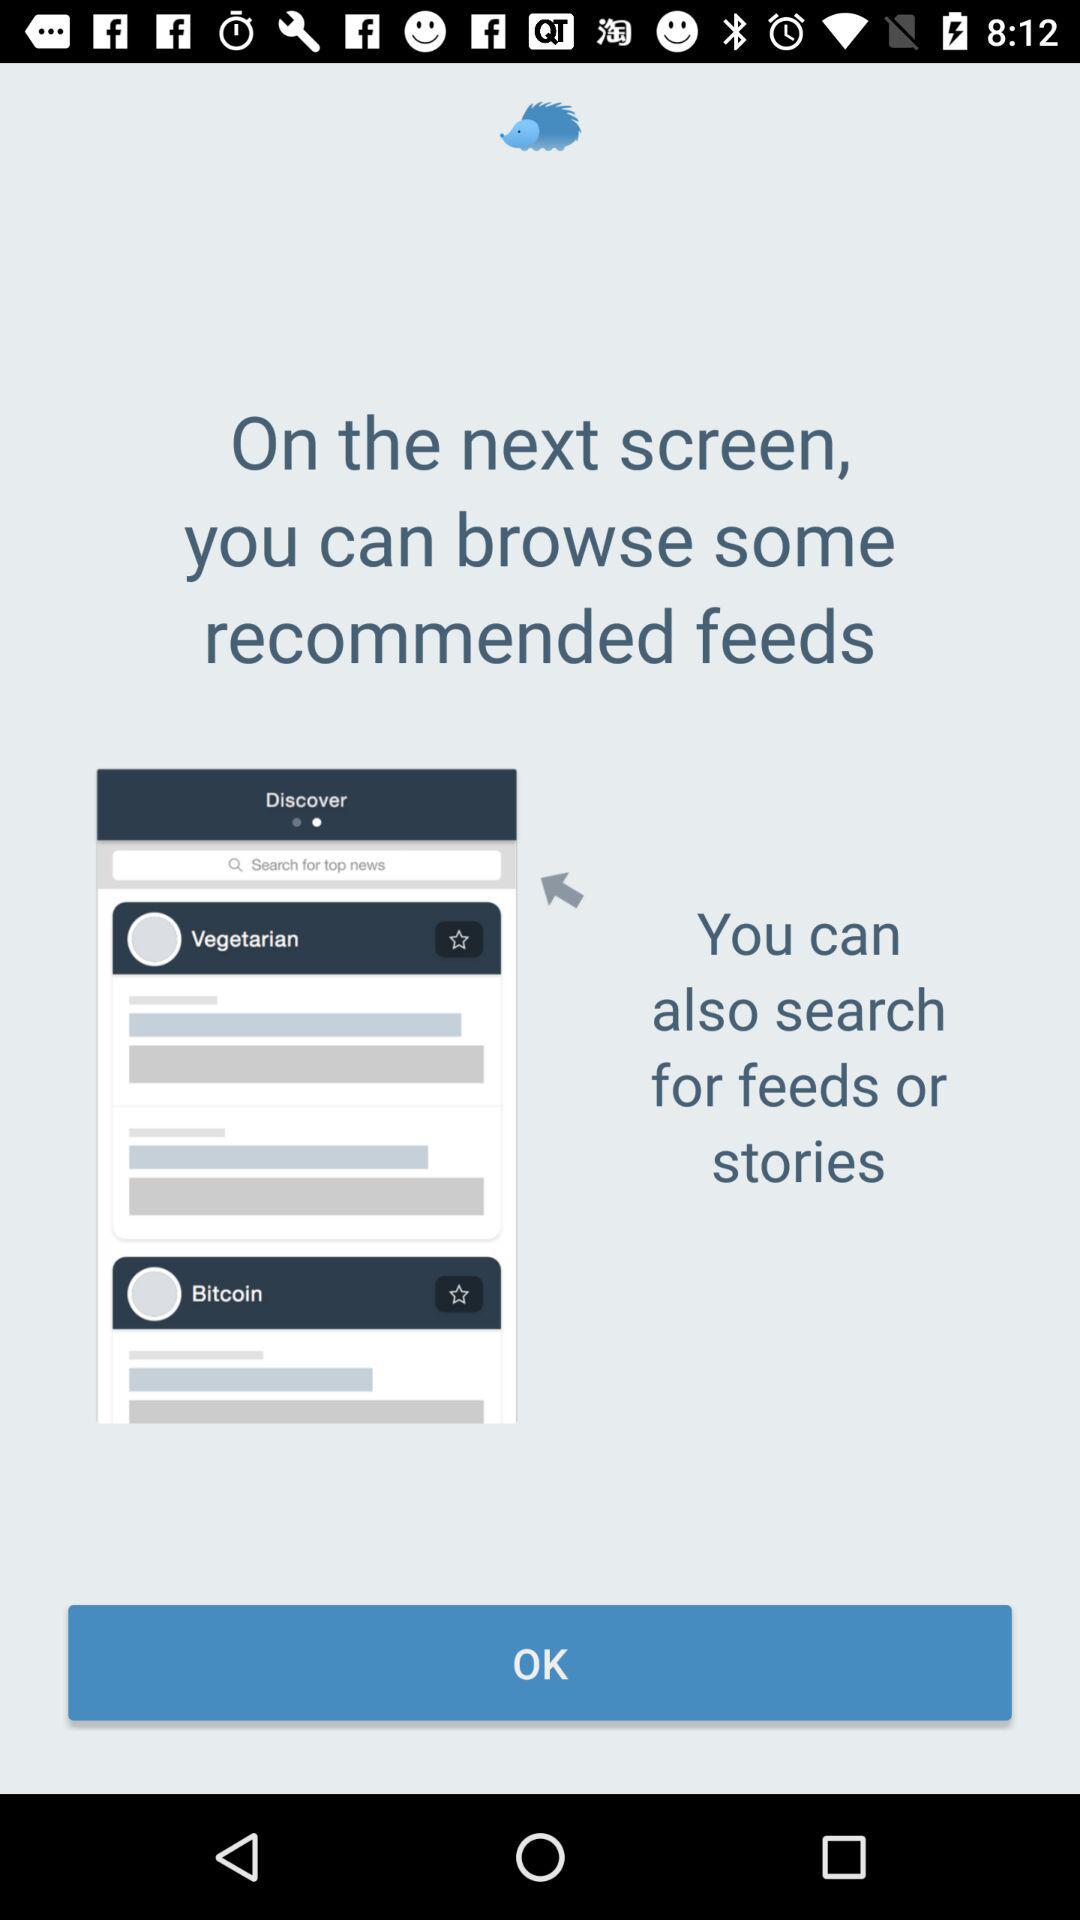 The width and height of the screenshot is (1080, 1920). I want to click on the ok, so click(540, 1662).